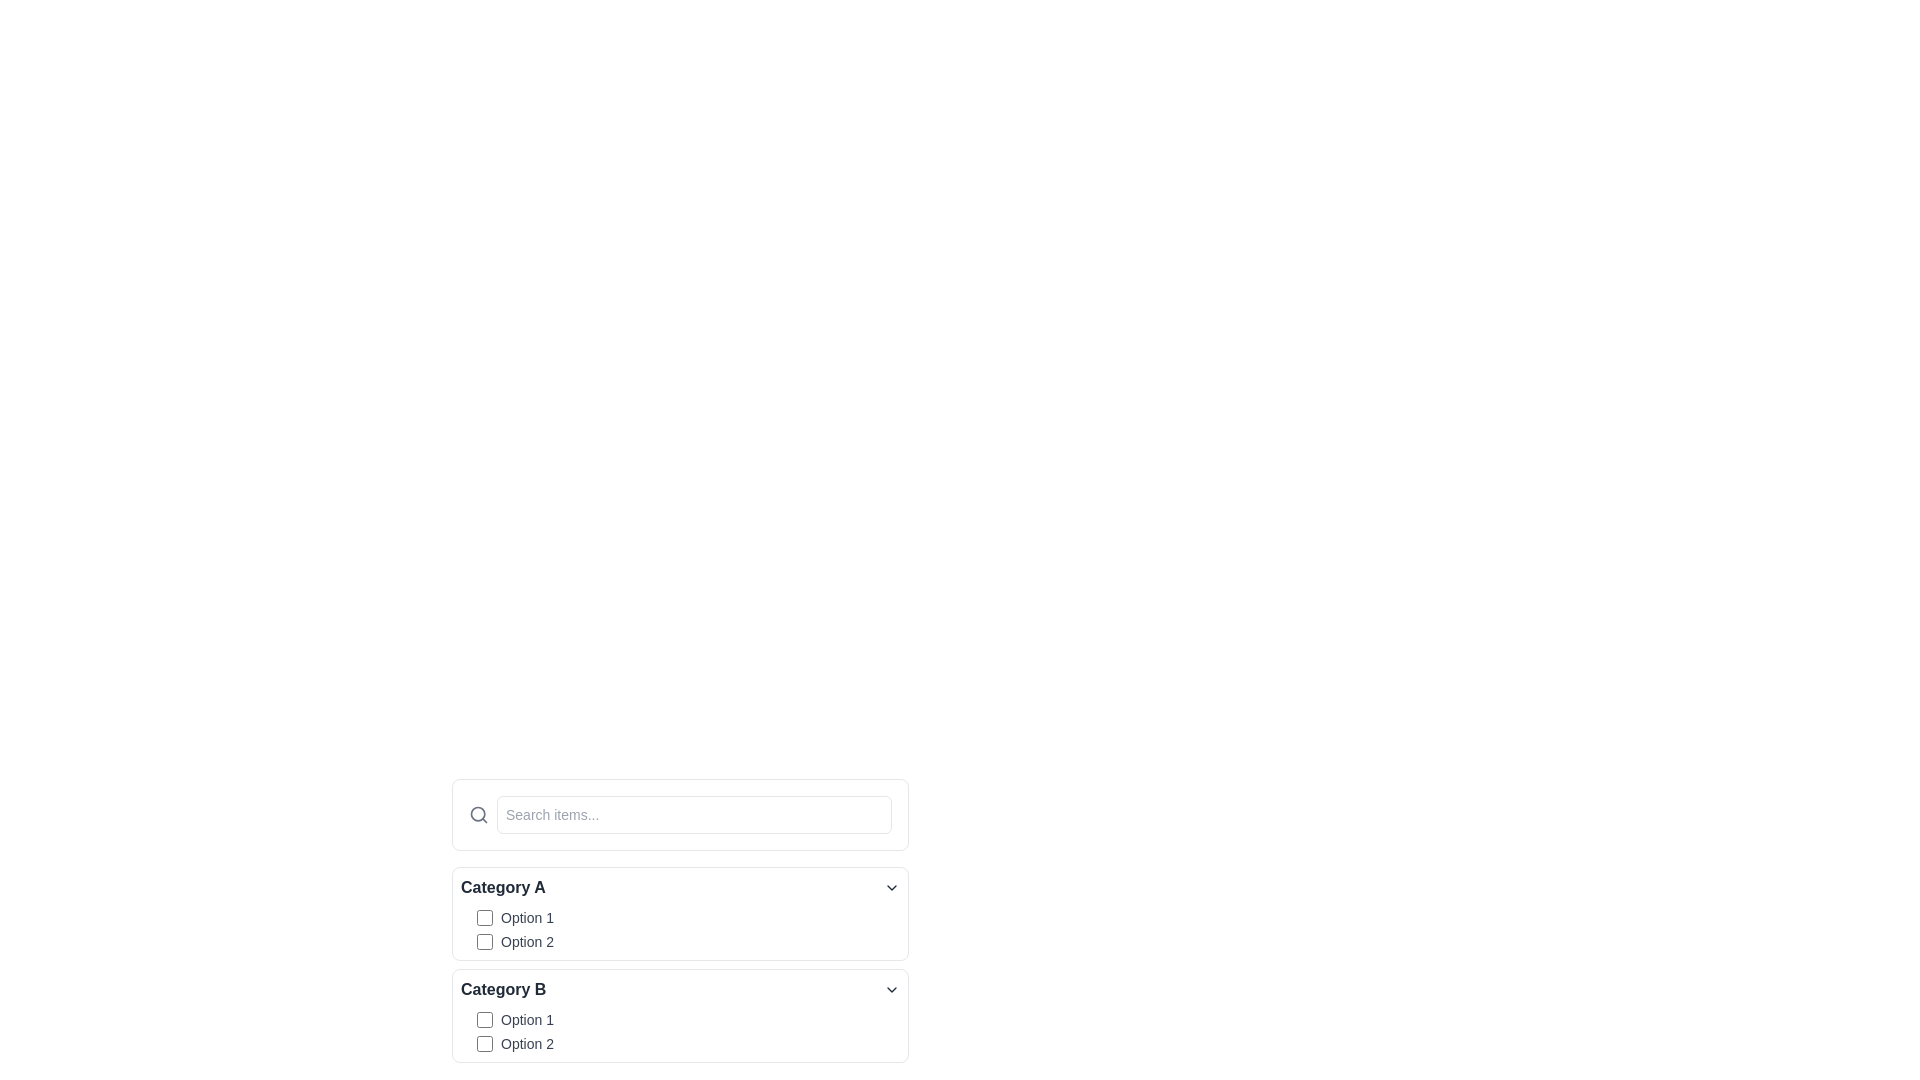 The image size is (1920, 1080). What do you see at coordinates (680, 1015) in the screenshot?
I see `the checkbox next to 'Option 1' in the Expandable section titled 'Category B'` at bounding box center [680, 1015].